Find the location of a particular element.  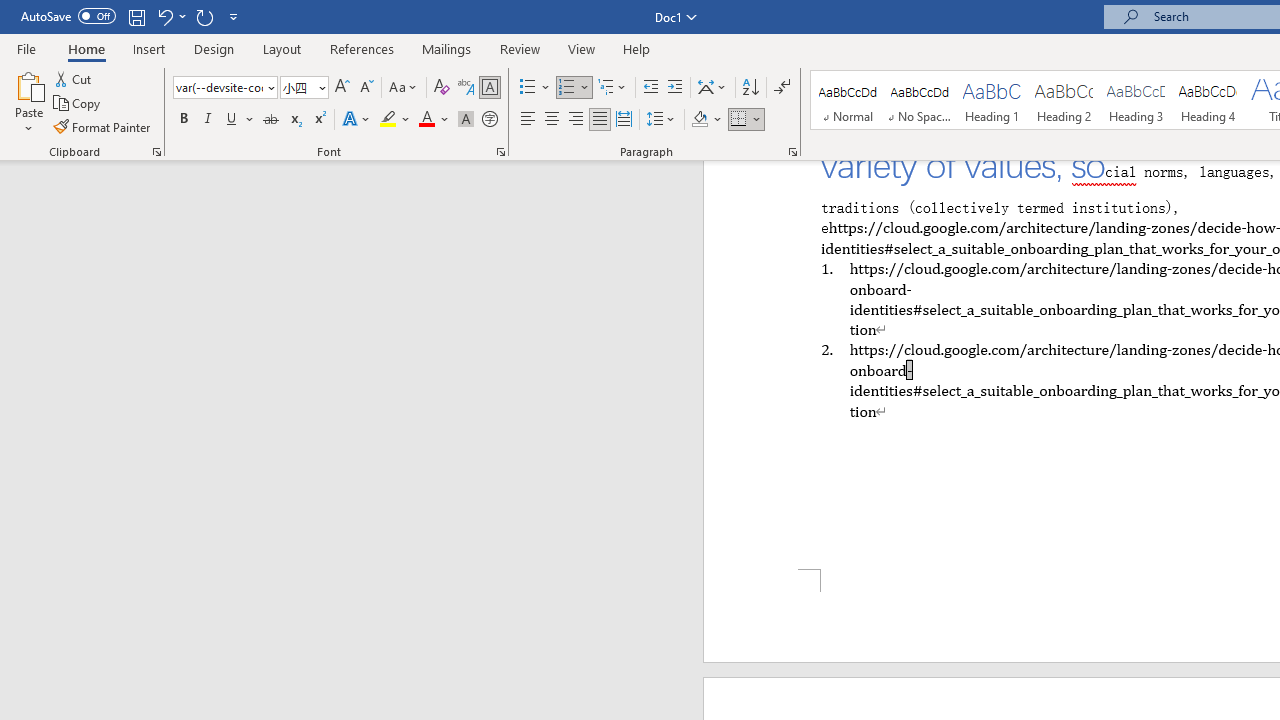

'Underline' is located at coordinates (240, 119).